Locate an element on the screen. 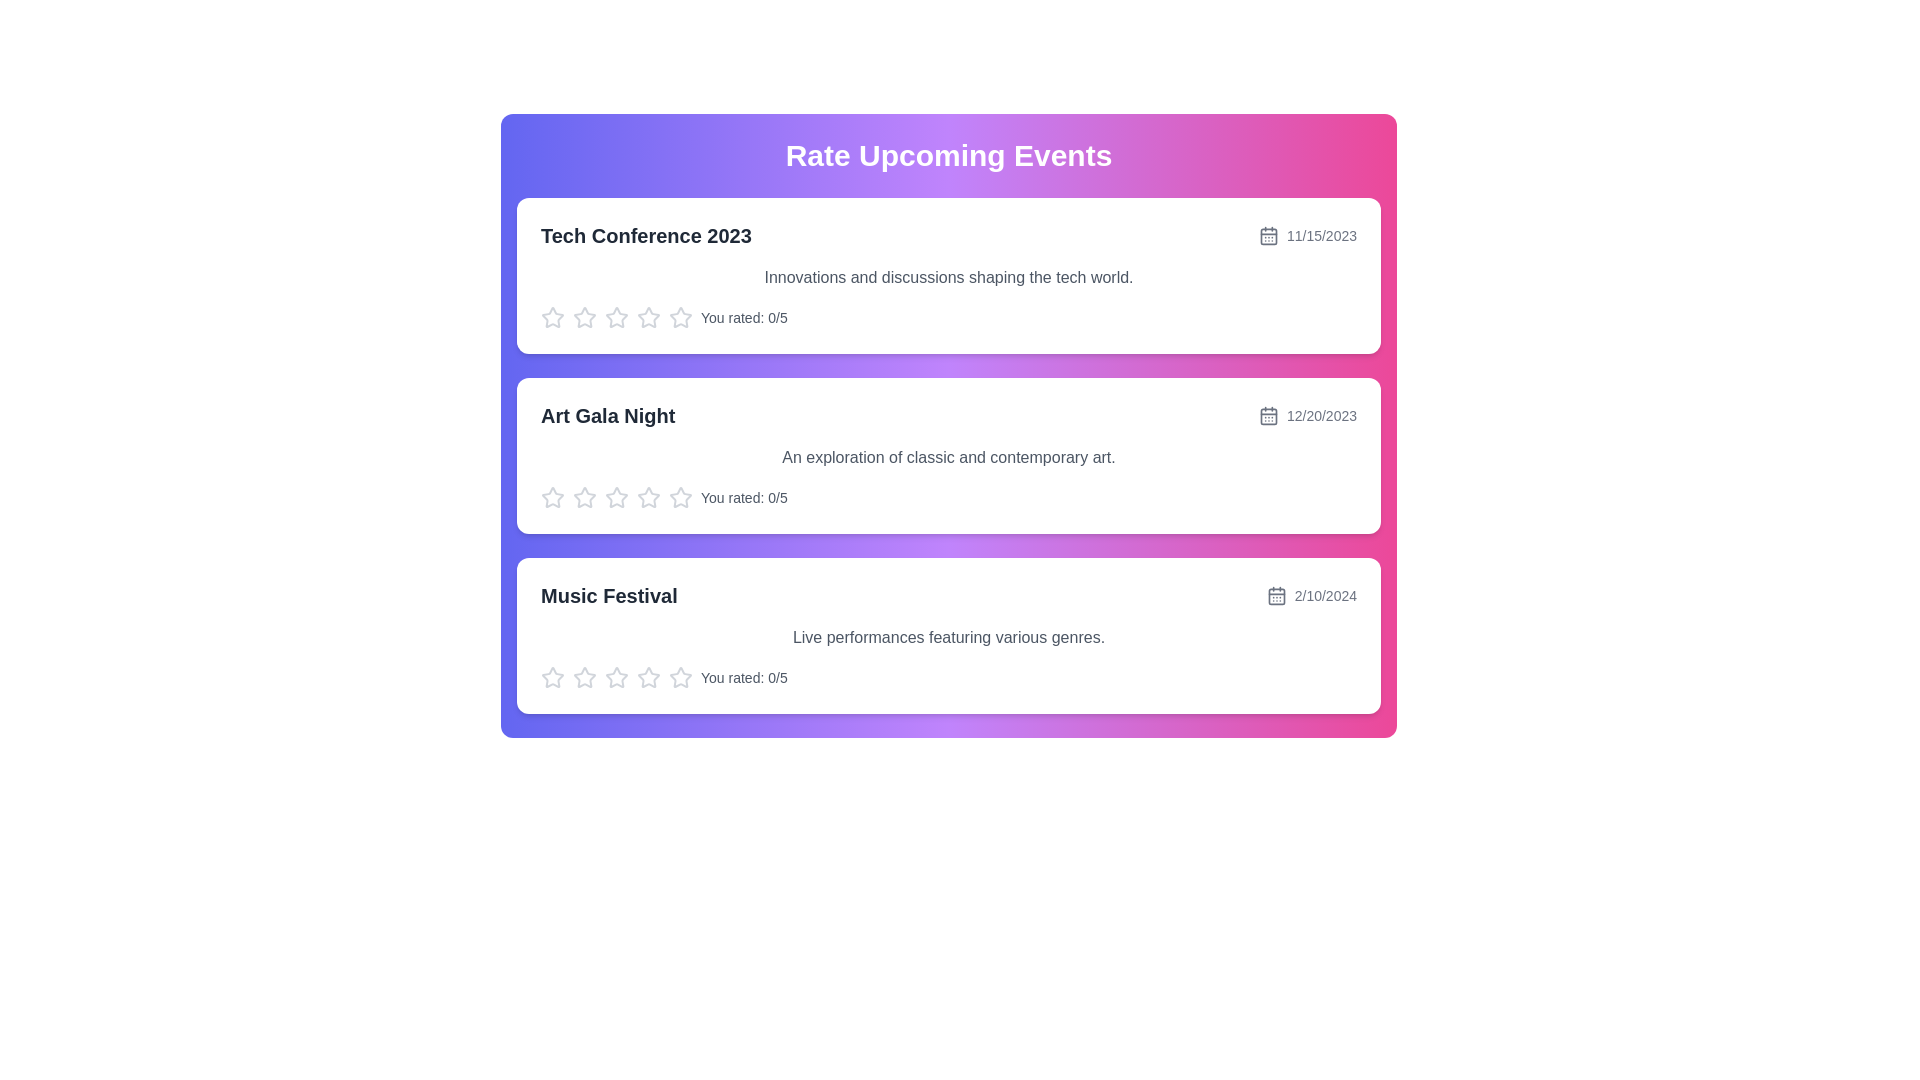  the fifth star icon in the rating widget to give a 5-star rating for the event 'Music Festival' is located at coordinates (681, 677).